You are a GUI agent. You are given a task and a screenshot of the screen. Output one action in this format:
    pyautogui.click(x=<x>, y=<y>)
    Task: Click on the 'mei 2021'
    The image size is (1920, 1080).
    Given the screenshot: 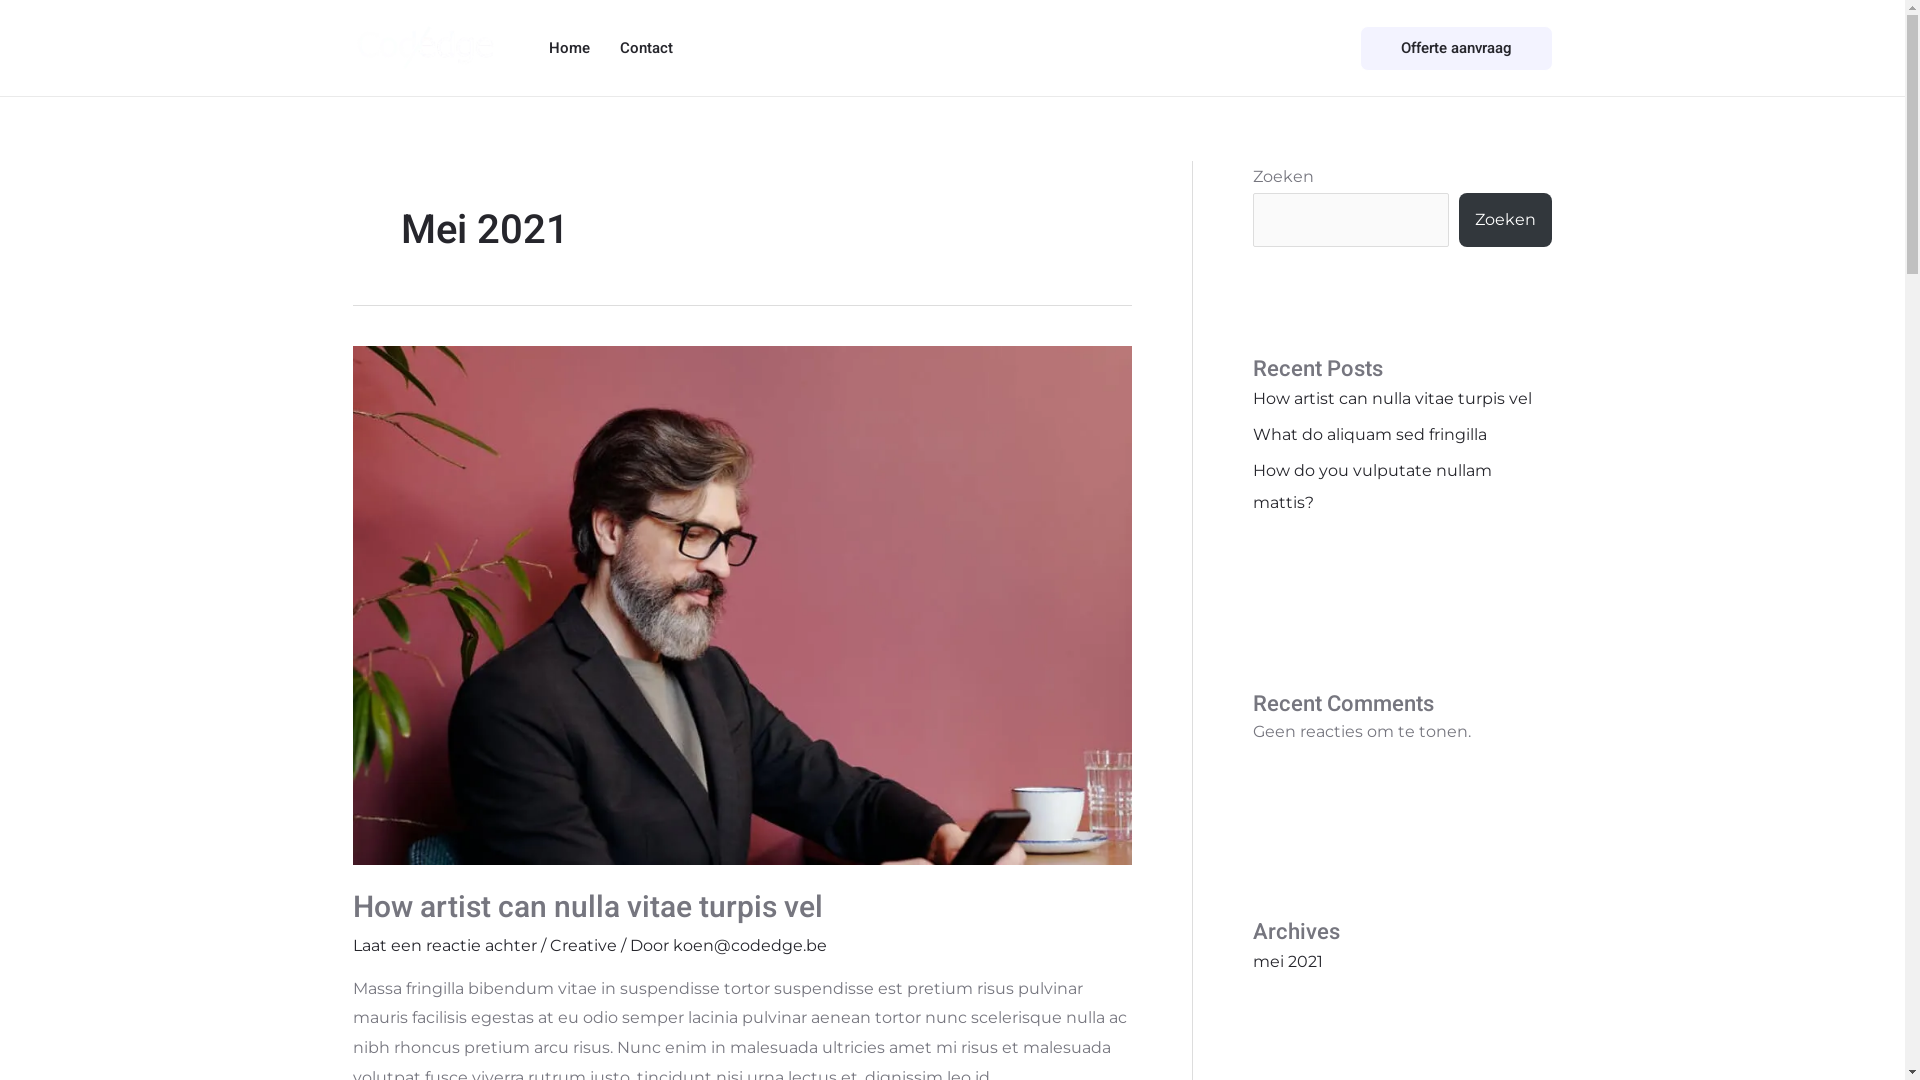 What is the action you would take?
    pyautogui.click(x=1286, y=960)
    